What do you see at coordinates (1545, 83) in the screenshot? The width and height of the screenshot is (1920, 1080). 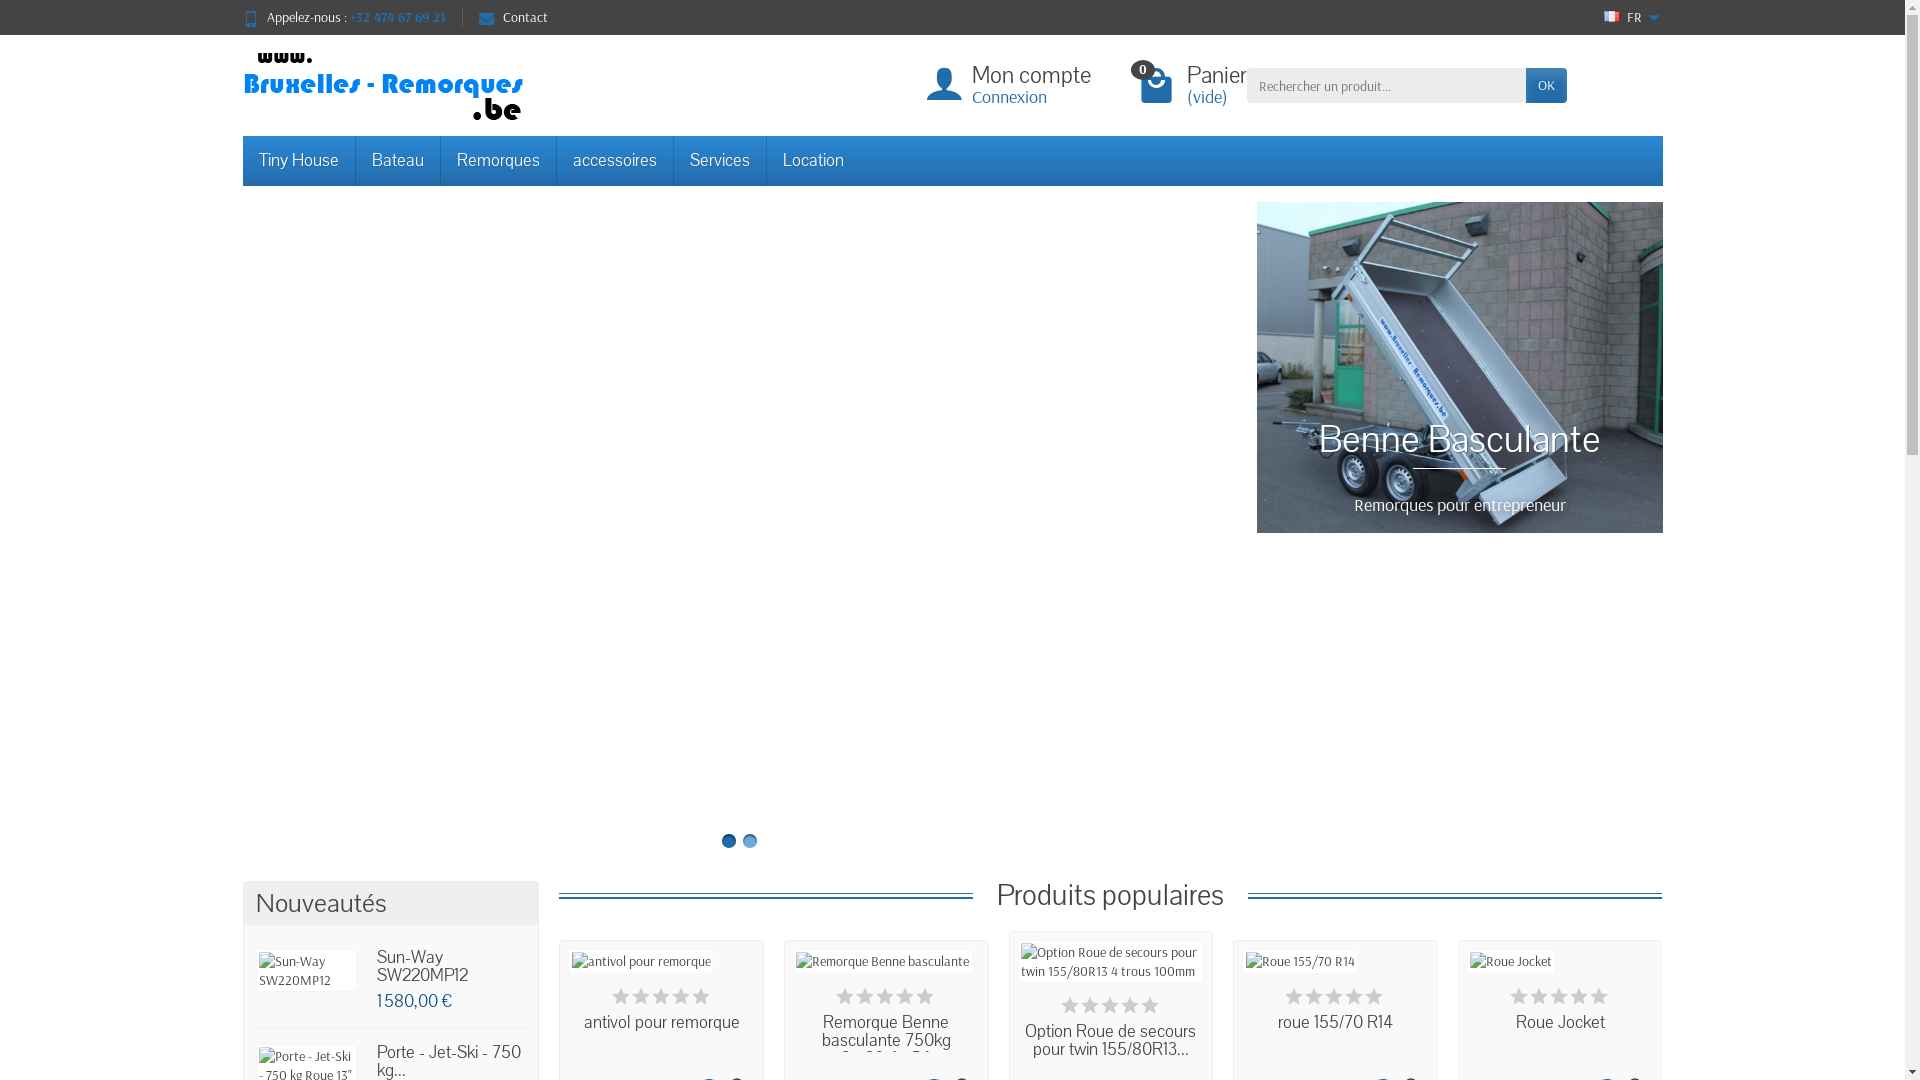 I see `'OK'` at bounding box center [1545, 83].